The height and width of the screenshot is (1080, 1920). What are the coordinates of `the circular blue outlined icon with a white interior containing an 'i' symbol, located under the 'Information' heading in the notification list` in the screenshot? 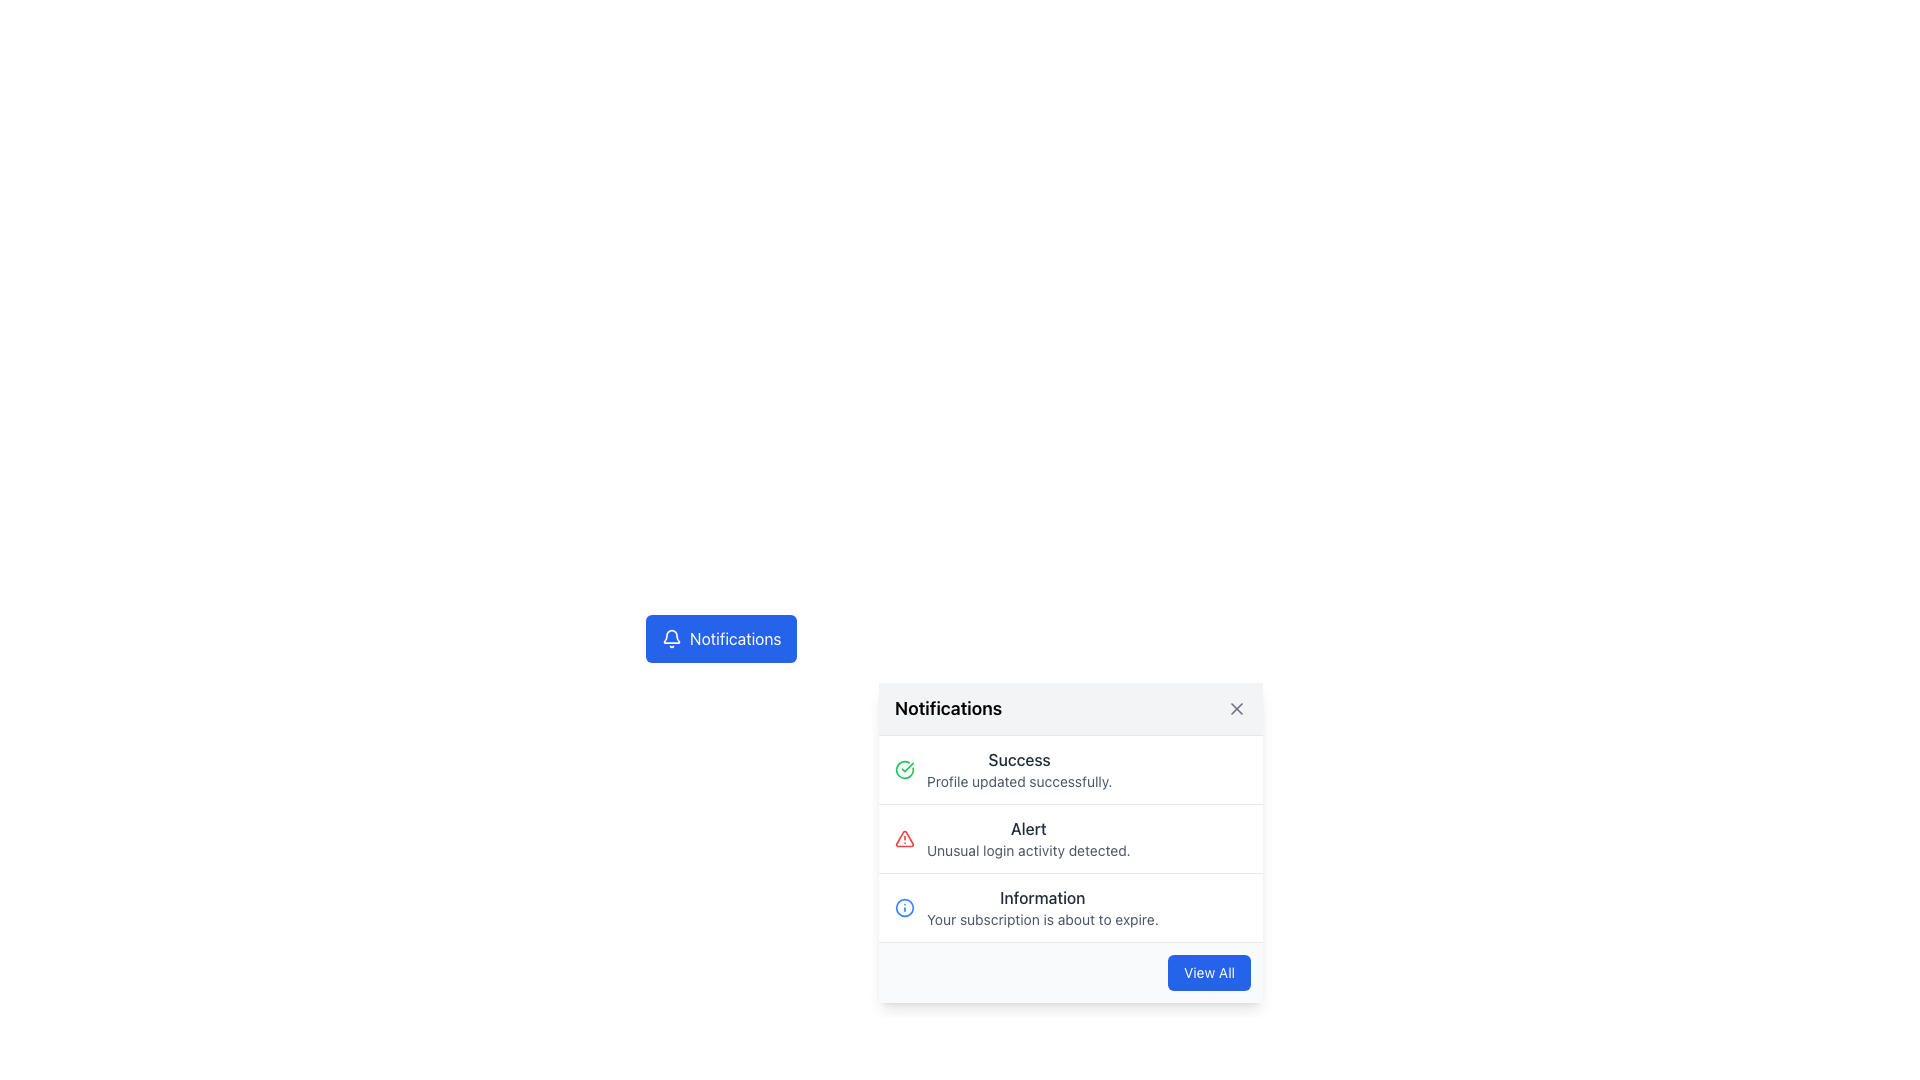 It's located at (904, 907).